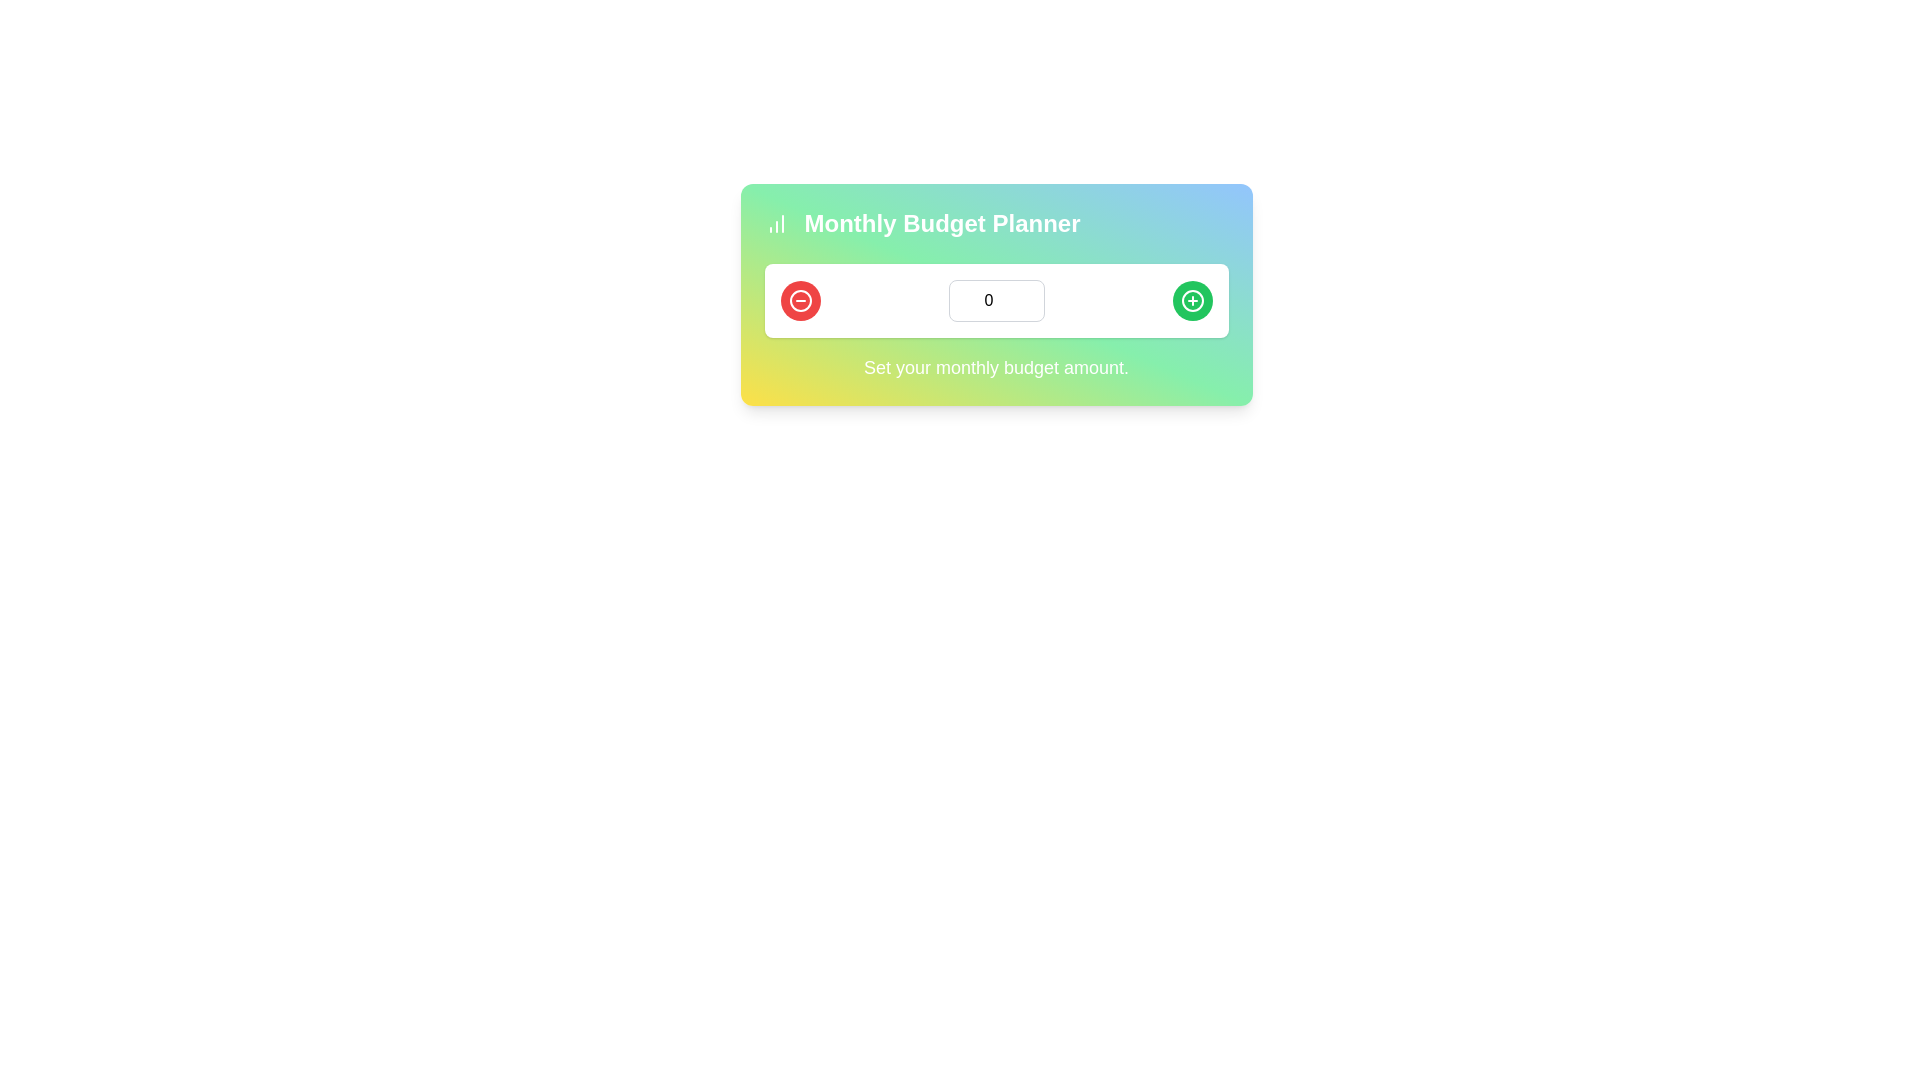 The width and height of the screenshot is (1920, 1080). Describe the element at coordinates (800, 300) in the screenshot. I see `the circular red button with a white minus icon to decrease the numeric value in the Monthly Budget Planner` at that location.